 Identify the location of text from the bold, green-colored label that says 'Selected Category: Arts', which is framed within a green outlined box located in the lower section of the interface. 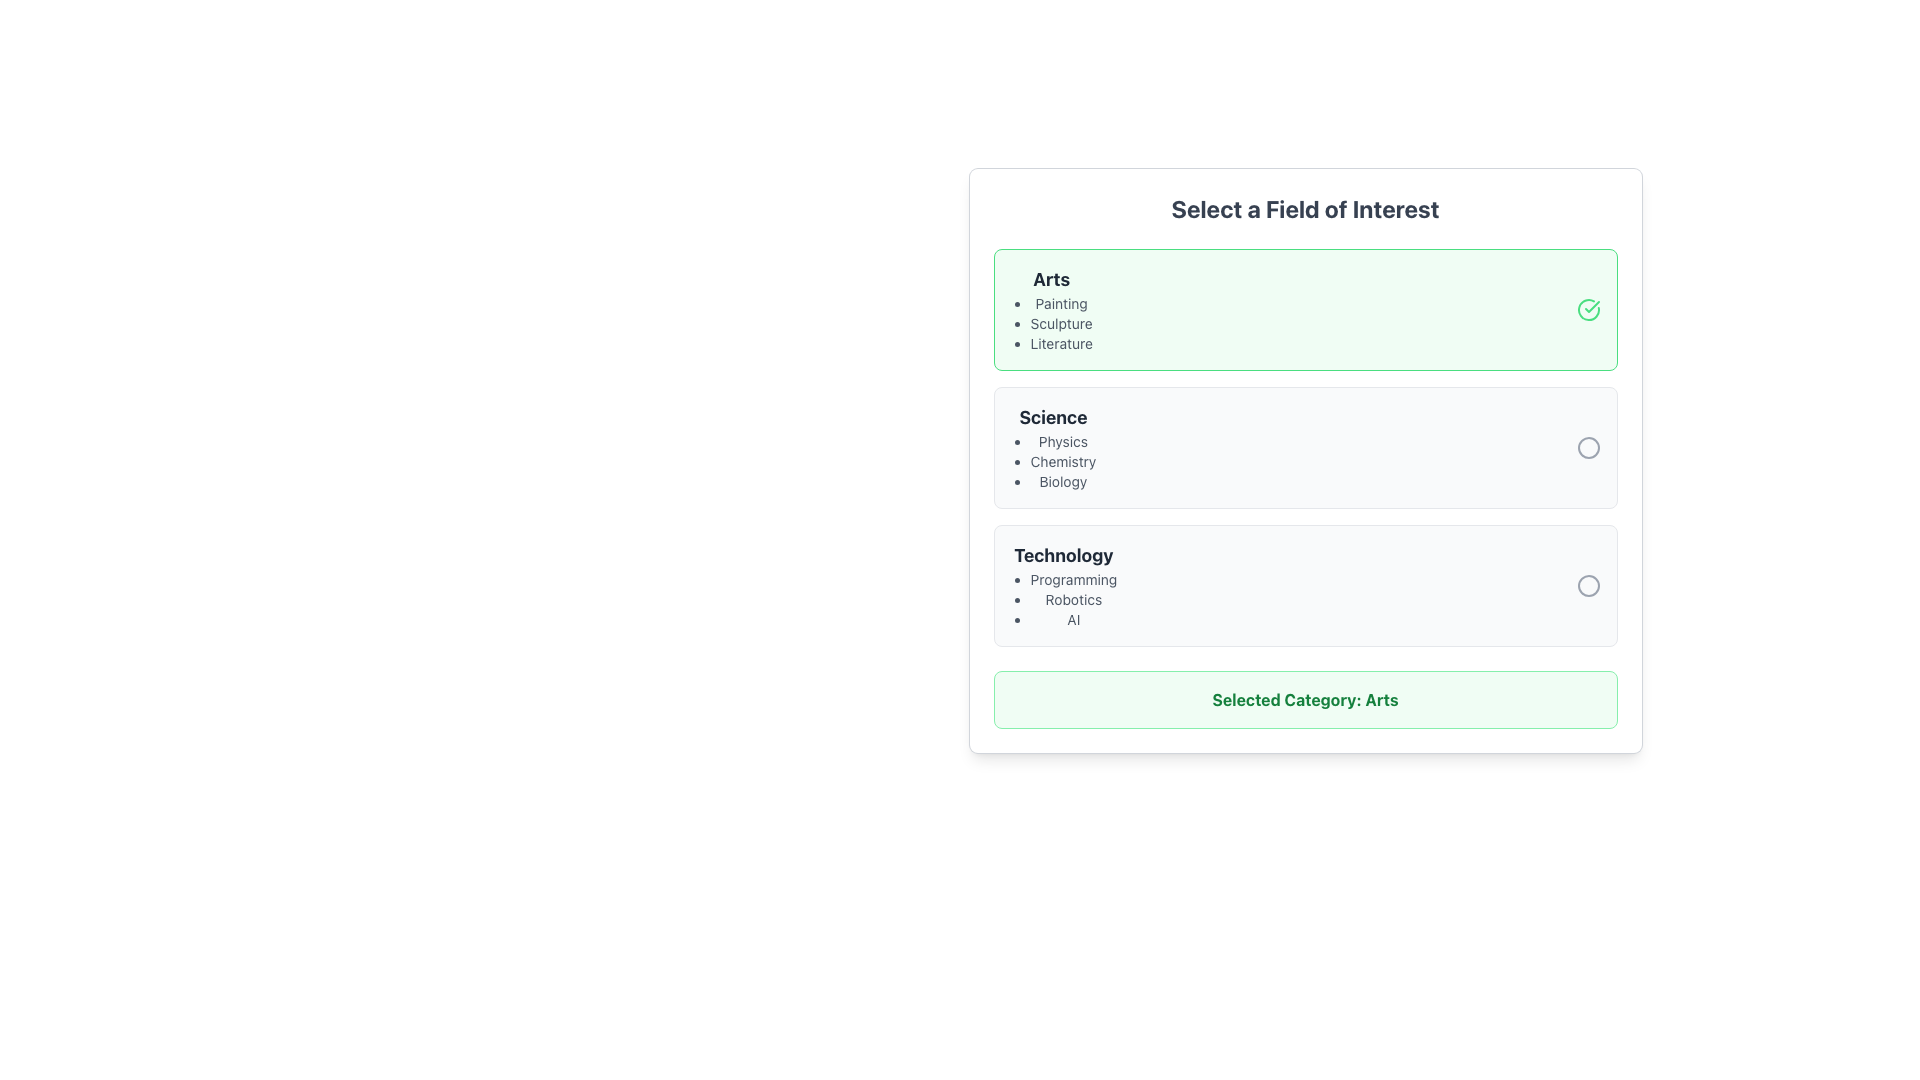
(1305, 698).